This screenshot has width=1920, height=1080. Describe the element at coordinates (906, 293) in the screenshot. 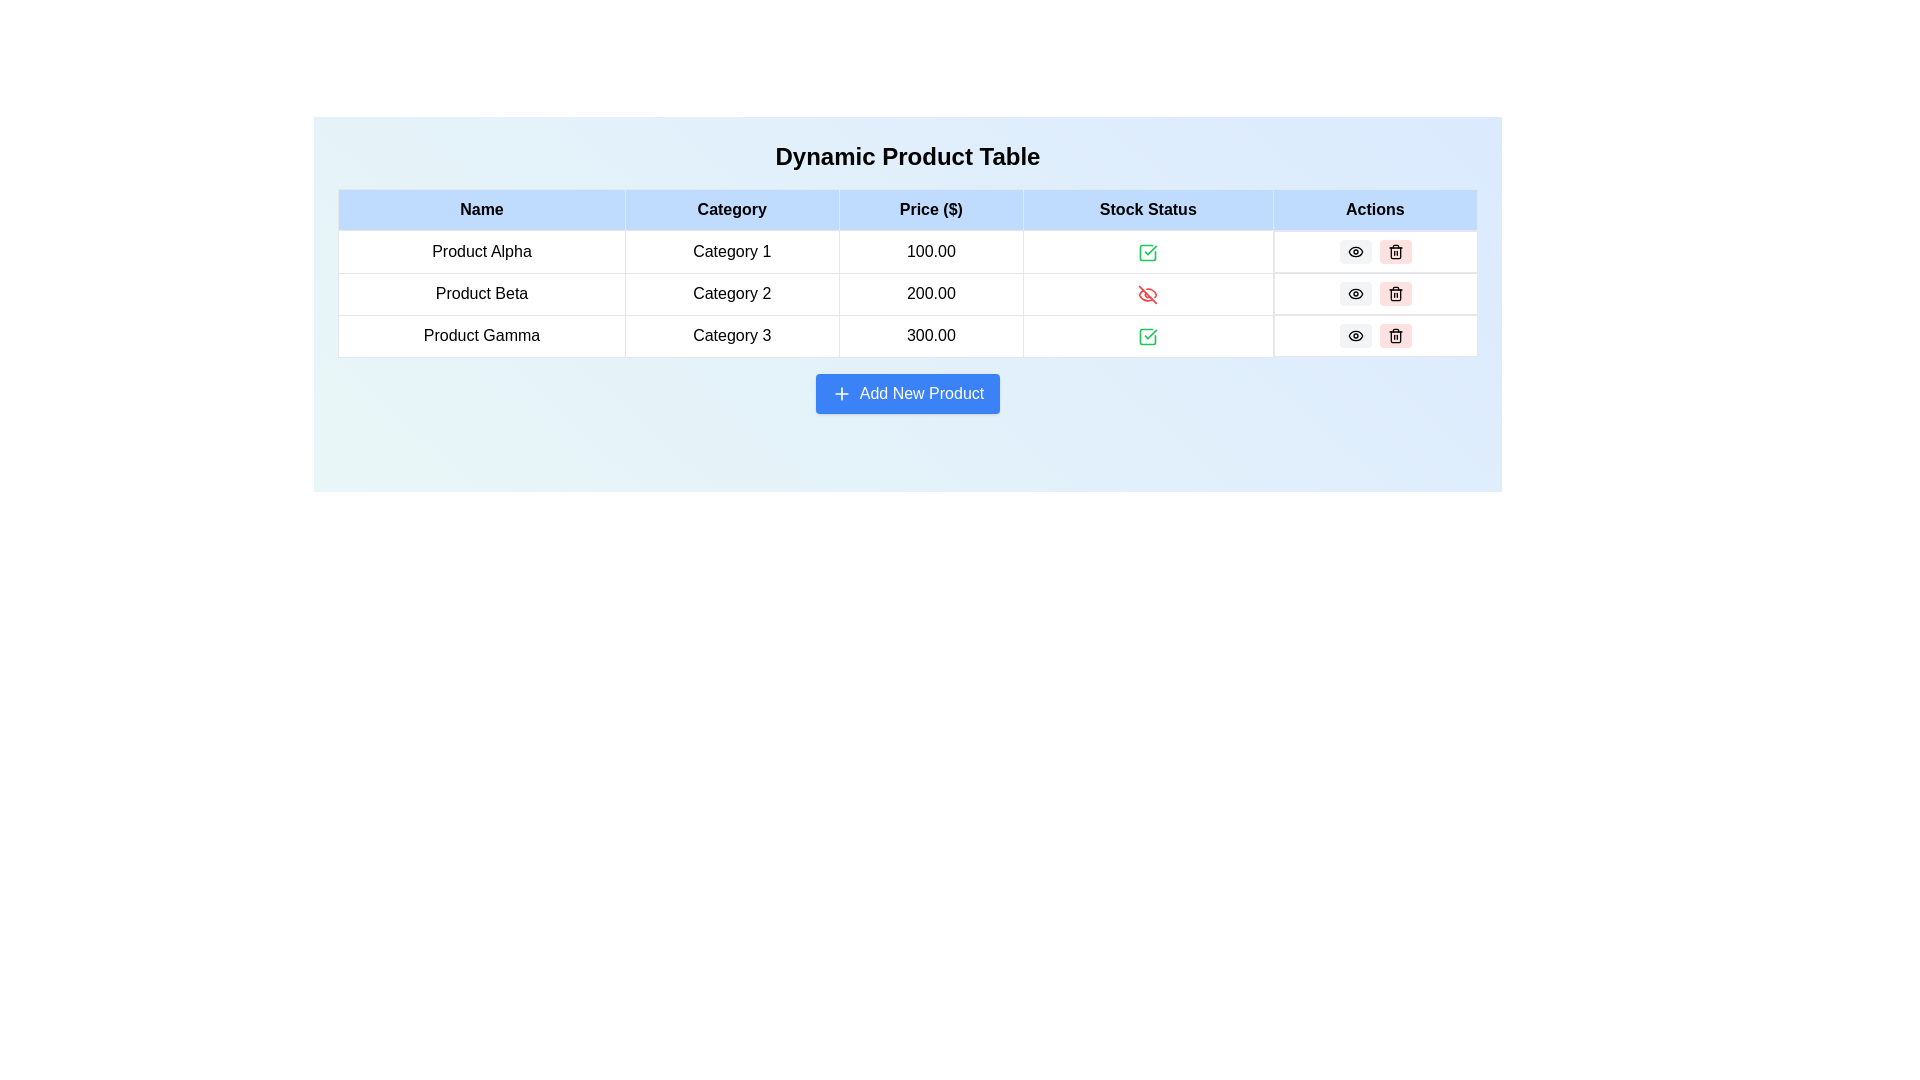

I see `on the second row of the 'Dynamic Product Table' that displays information about 'Product Beta', including its category and price` at that location.